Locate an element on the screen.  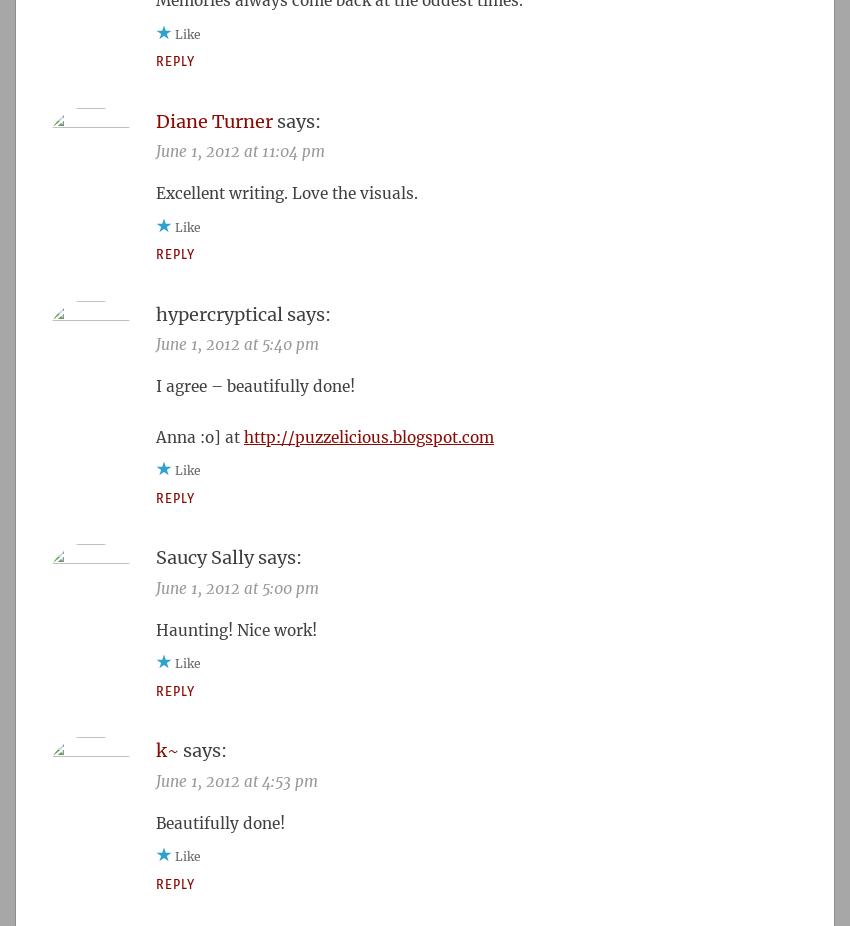
'June 1, 2012 at 4:53 pm' is located at coordinates (236, 780).